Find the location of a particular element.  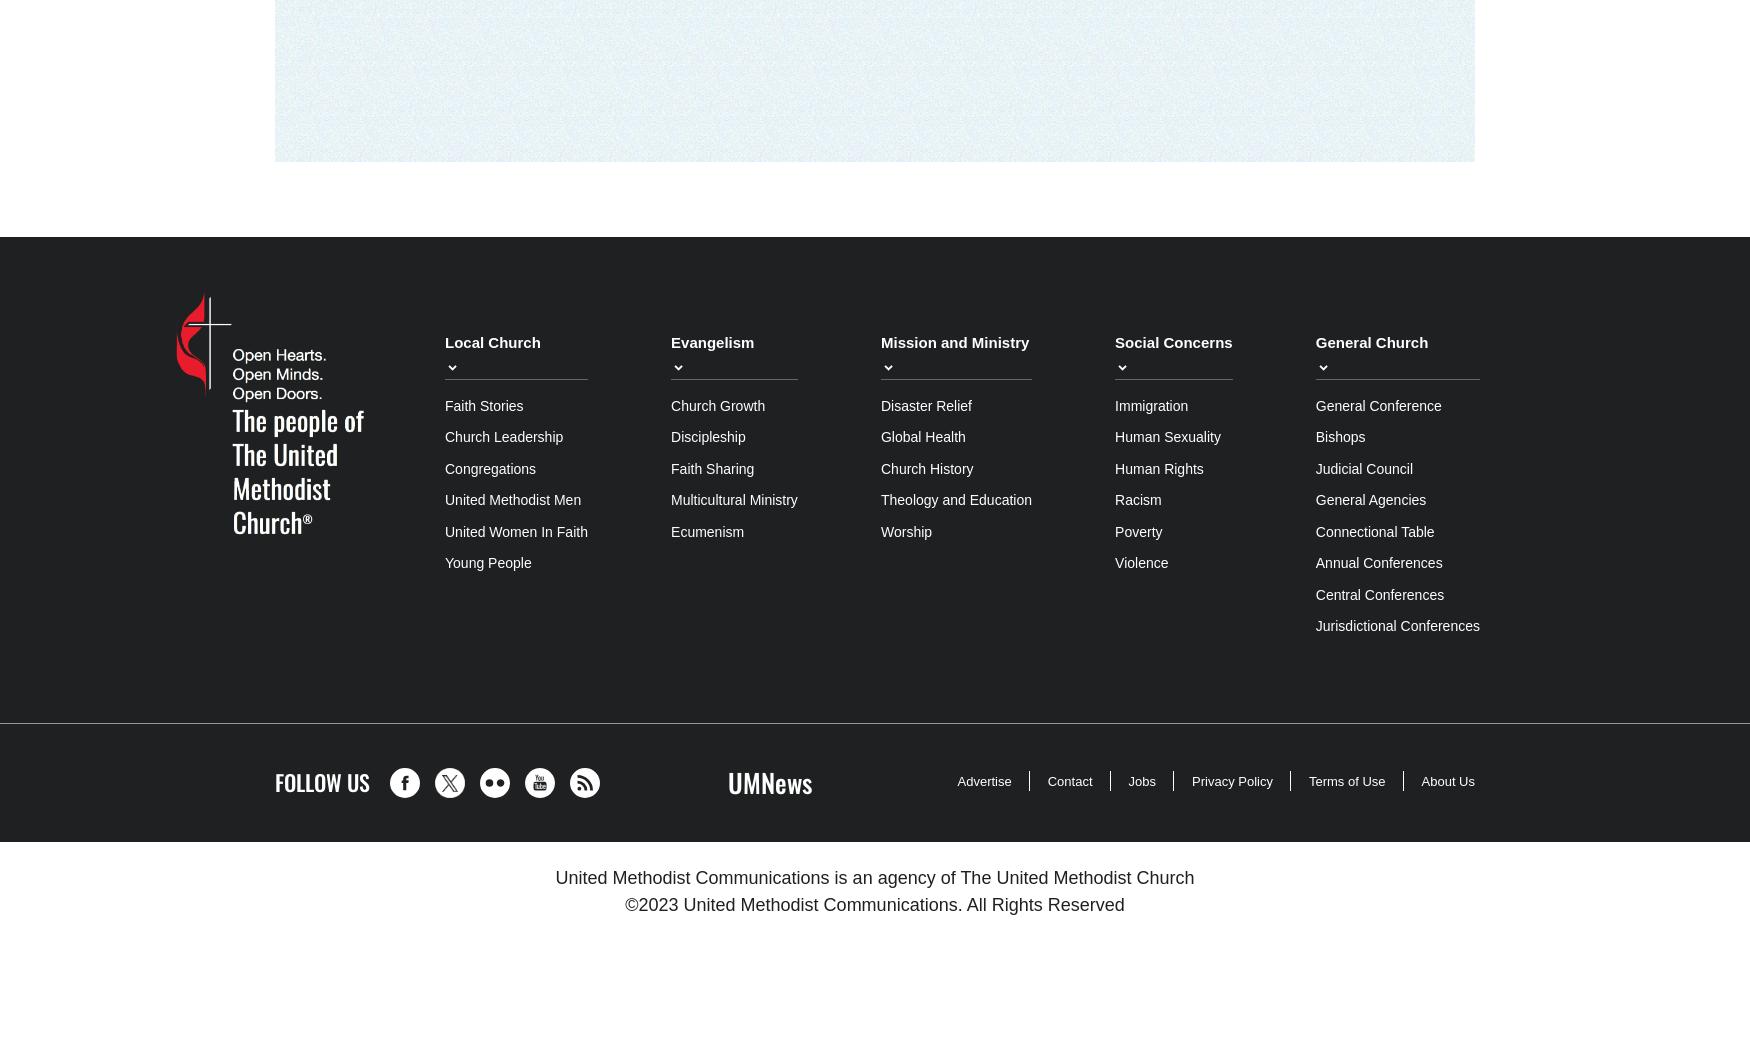

'Multicultural Ministry' is located at coordinates (669, 499).